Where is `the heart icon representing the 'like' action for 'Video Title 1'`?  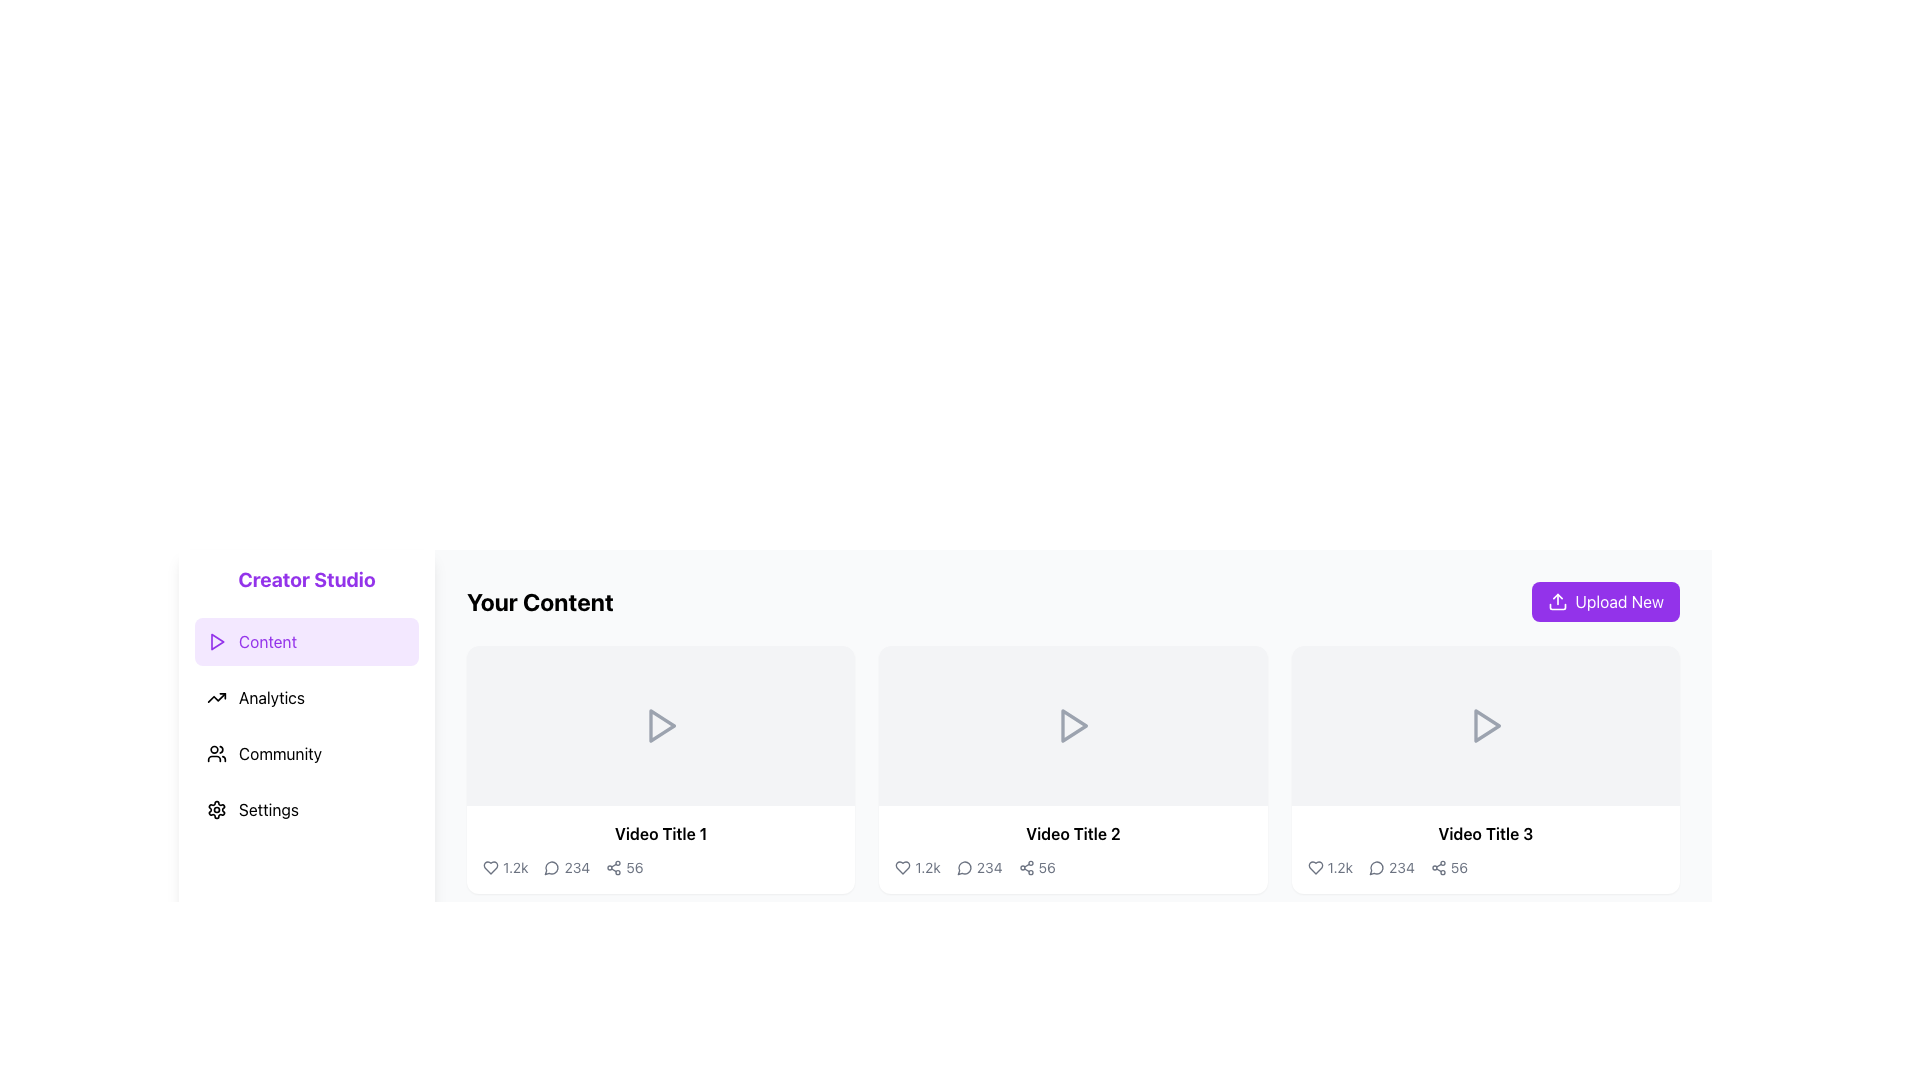 the heart icon representing the 'like' action for 'Video Title 1' is located at coordinates (490, 866).